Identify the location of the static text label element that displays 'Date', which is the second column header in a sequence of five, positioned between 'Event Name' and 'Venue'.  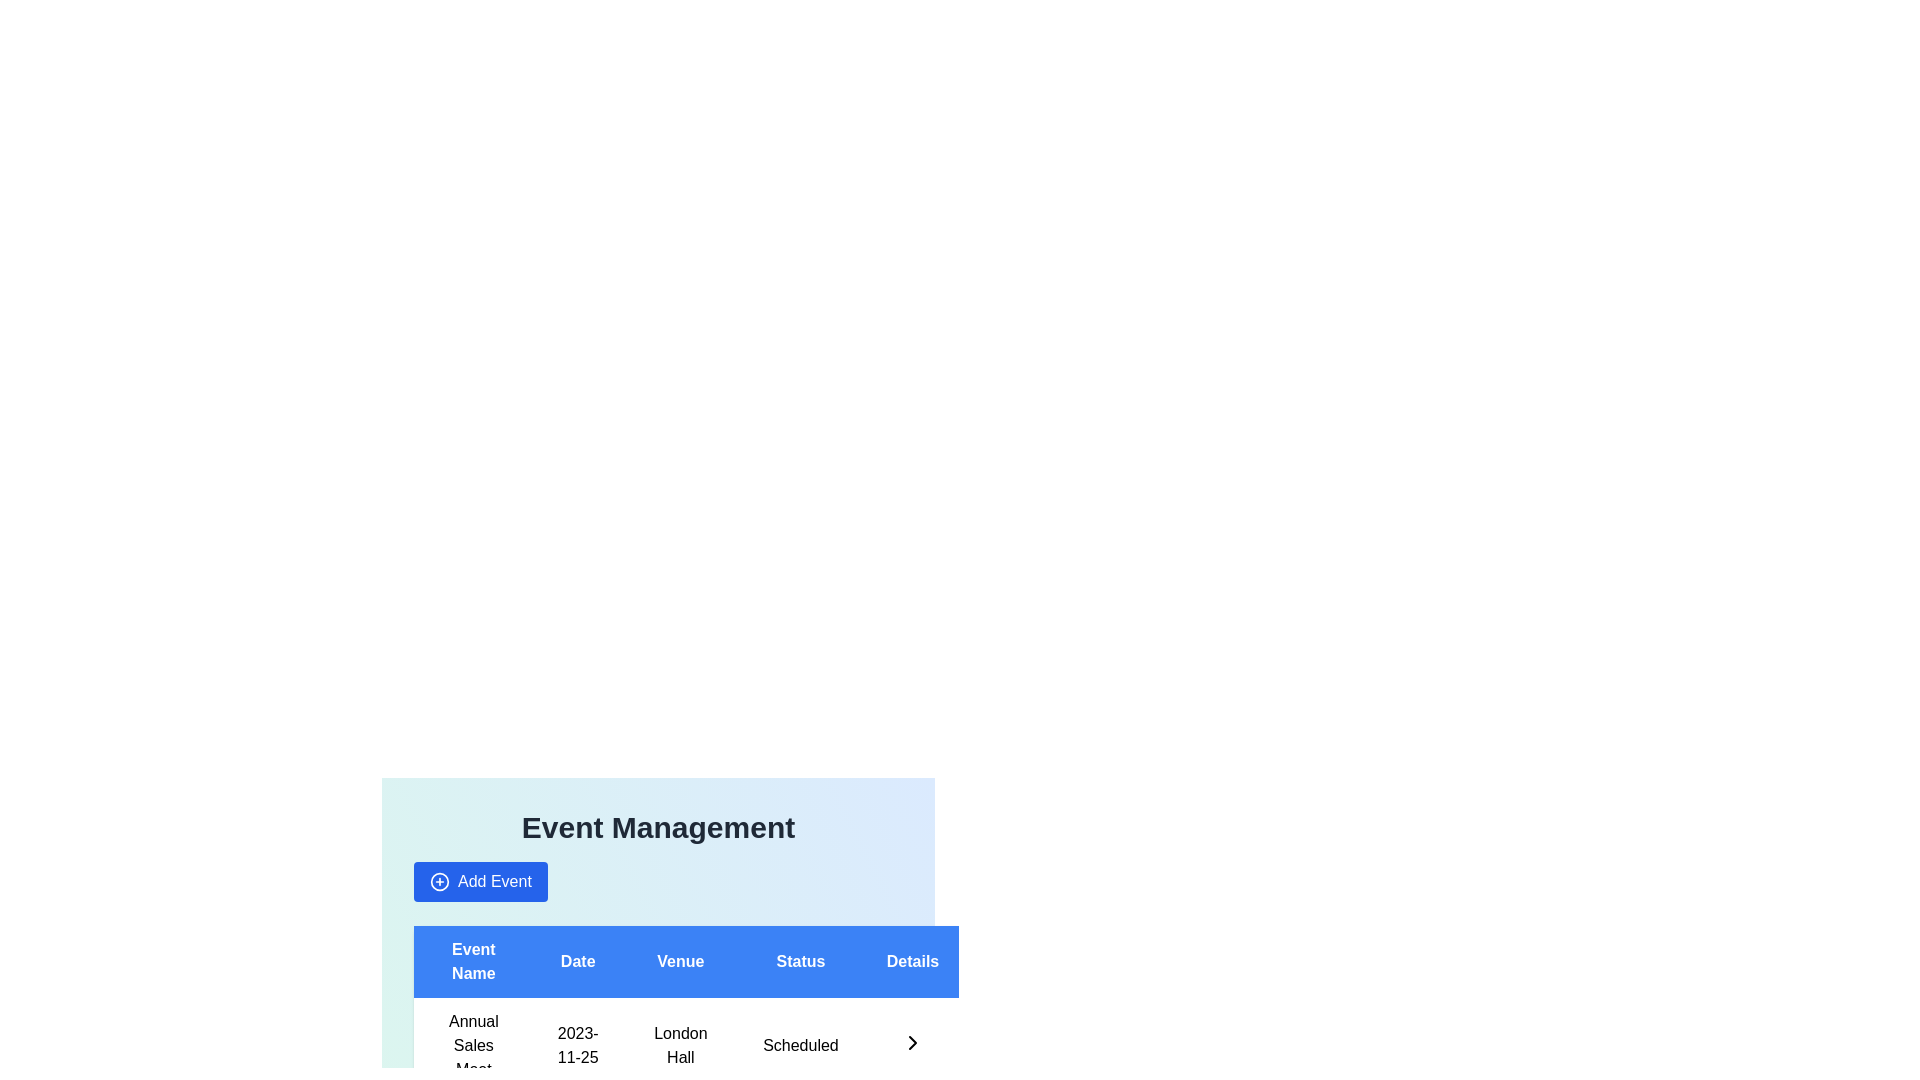
(577, 960).